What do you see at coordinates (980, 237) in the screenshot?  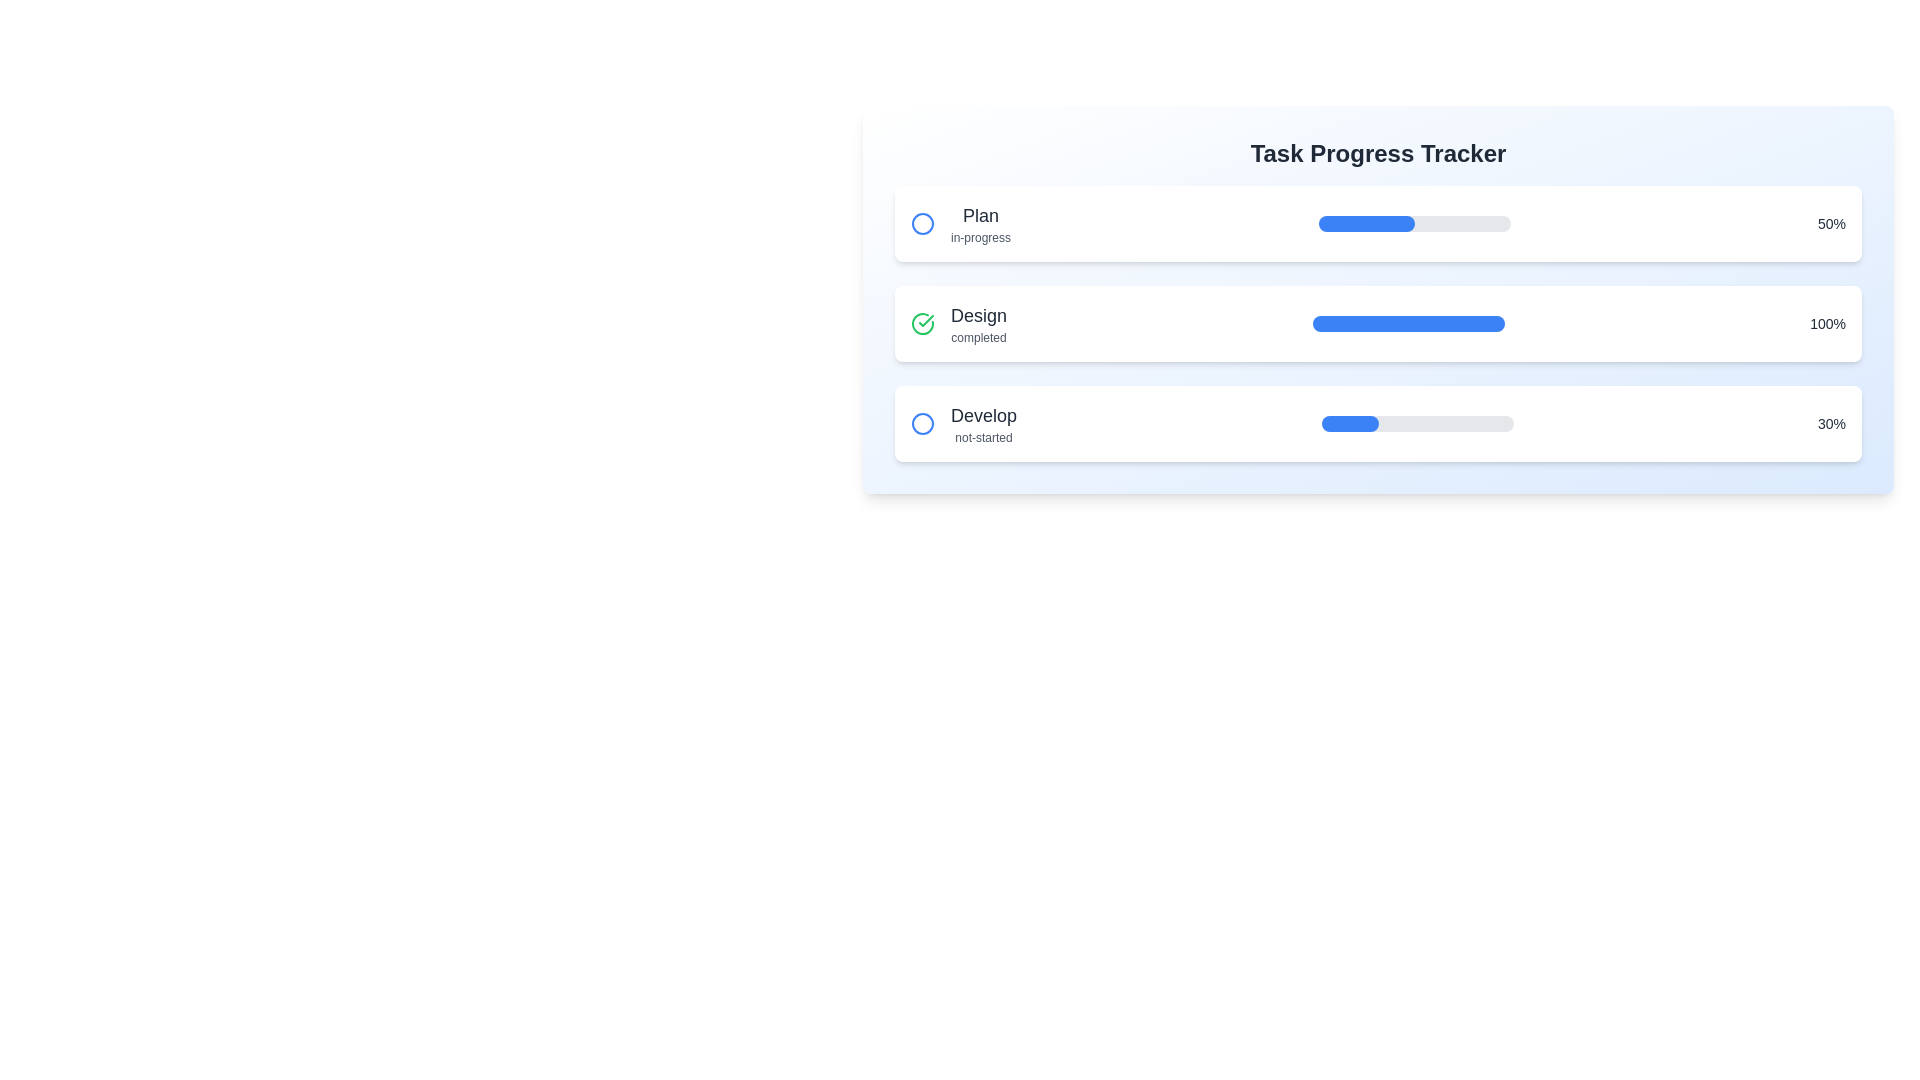 I see `the static text label that reads 'in-progress', which is styled in a smaller font size and grey color, located directly below the bolded text 'Plan' in the task list interface titled 'Task Progress Tracker'` at bounding box center [980, 237].